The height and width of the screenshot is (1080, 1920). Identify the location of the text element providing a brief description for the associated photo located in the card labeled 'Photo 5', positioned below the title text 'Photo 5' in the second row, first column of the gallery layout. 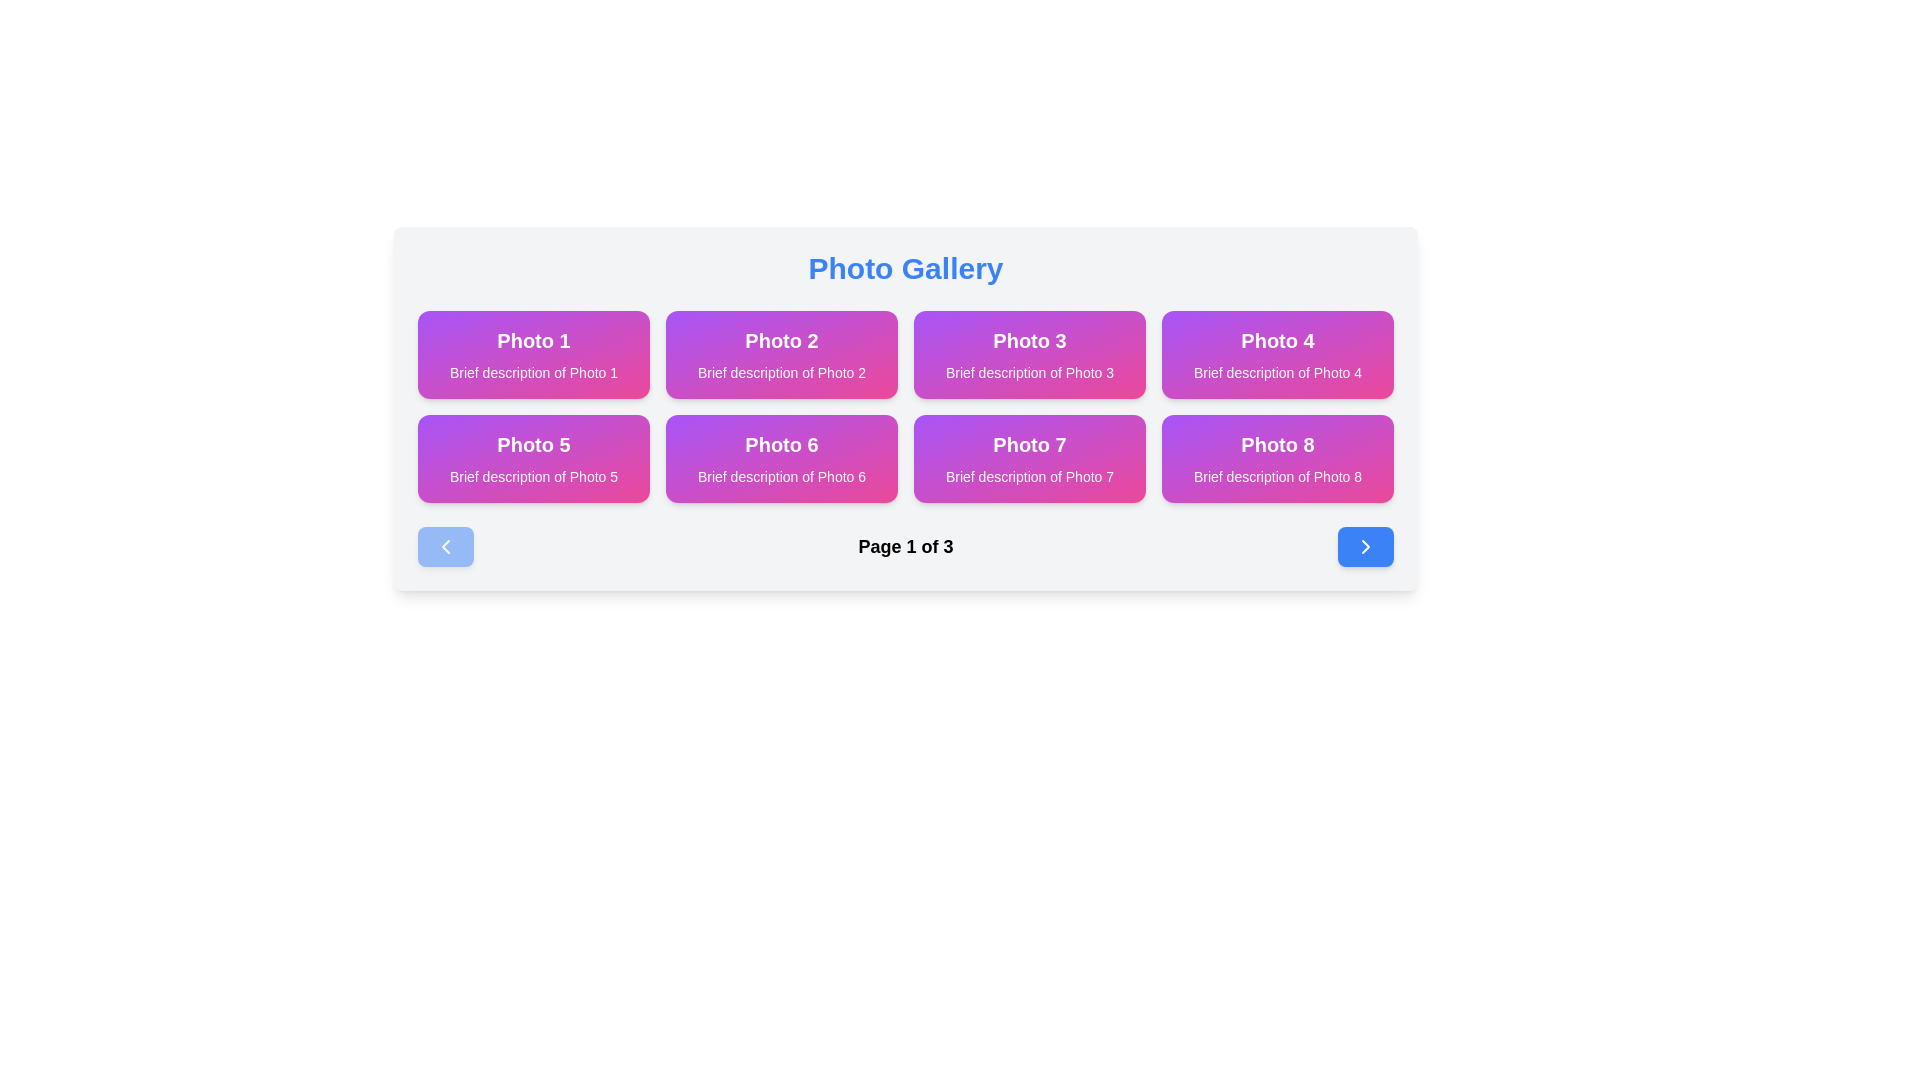
(533, 477).